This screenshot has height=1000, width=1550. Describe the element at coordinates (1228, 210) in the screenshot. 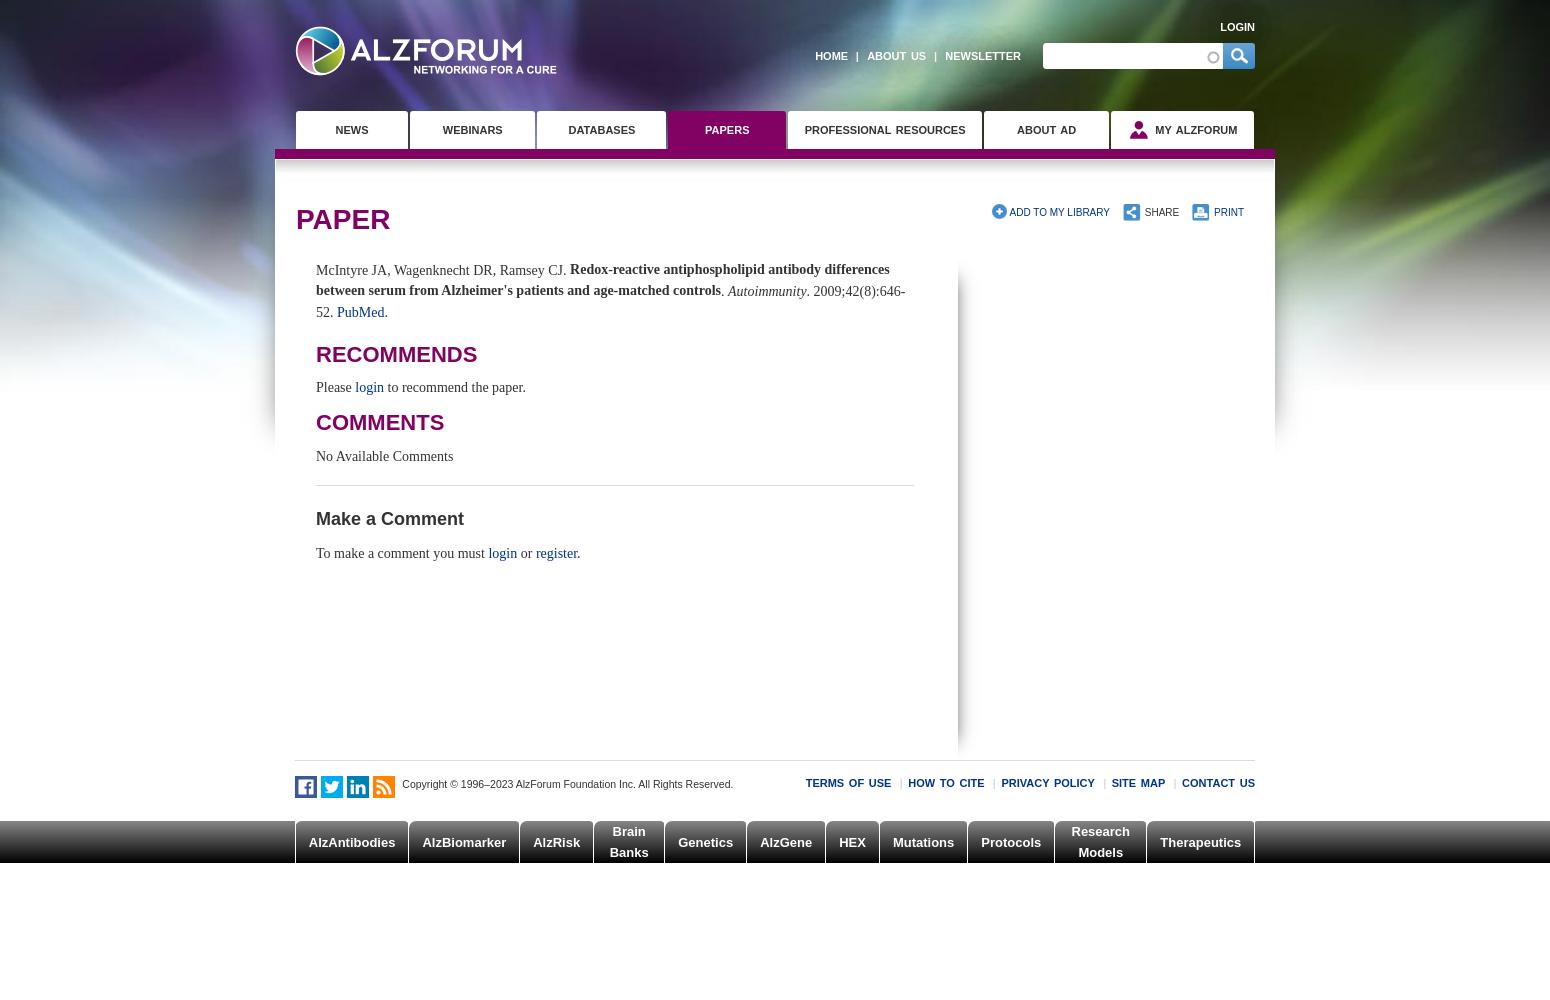

I see `'Print'` at that location.